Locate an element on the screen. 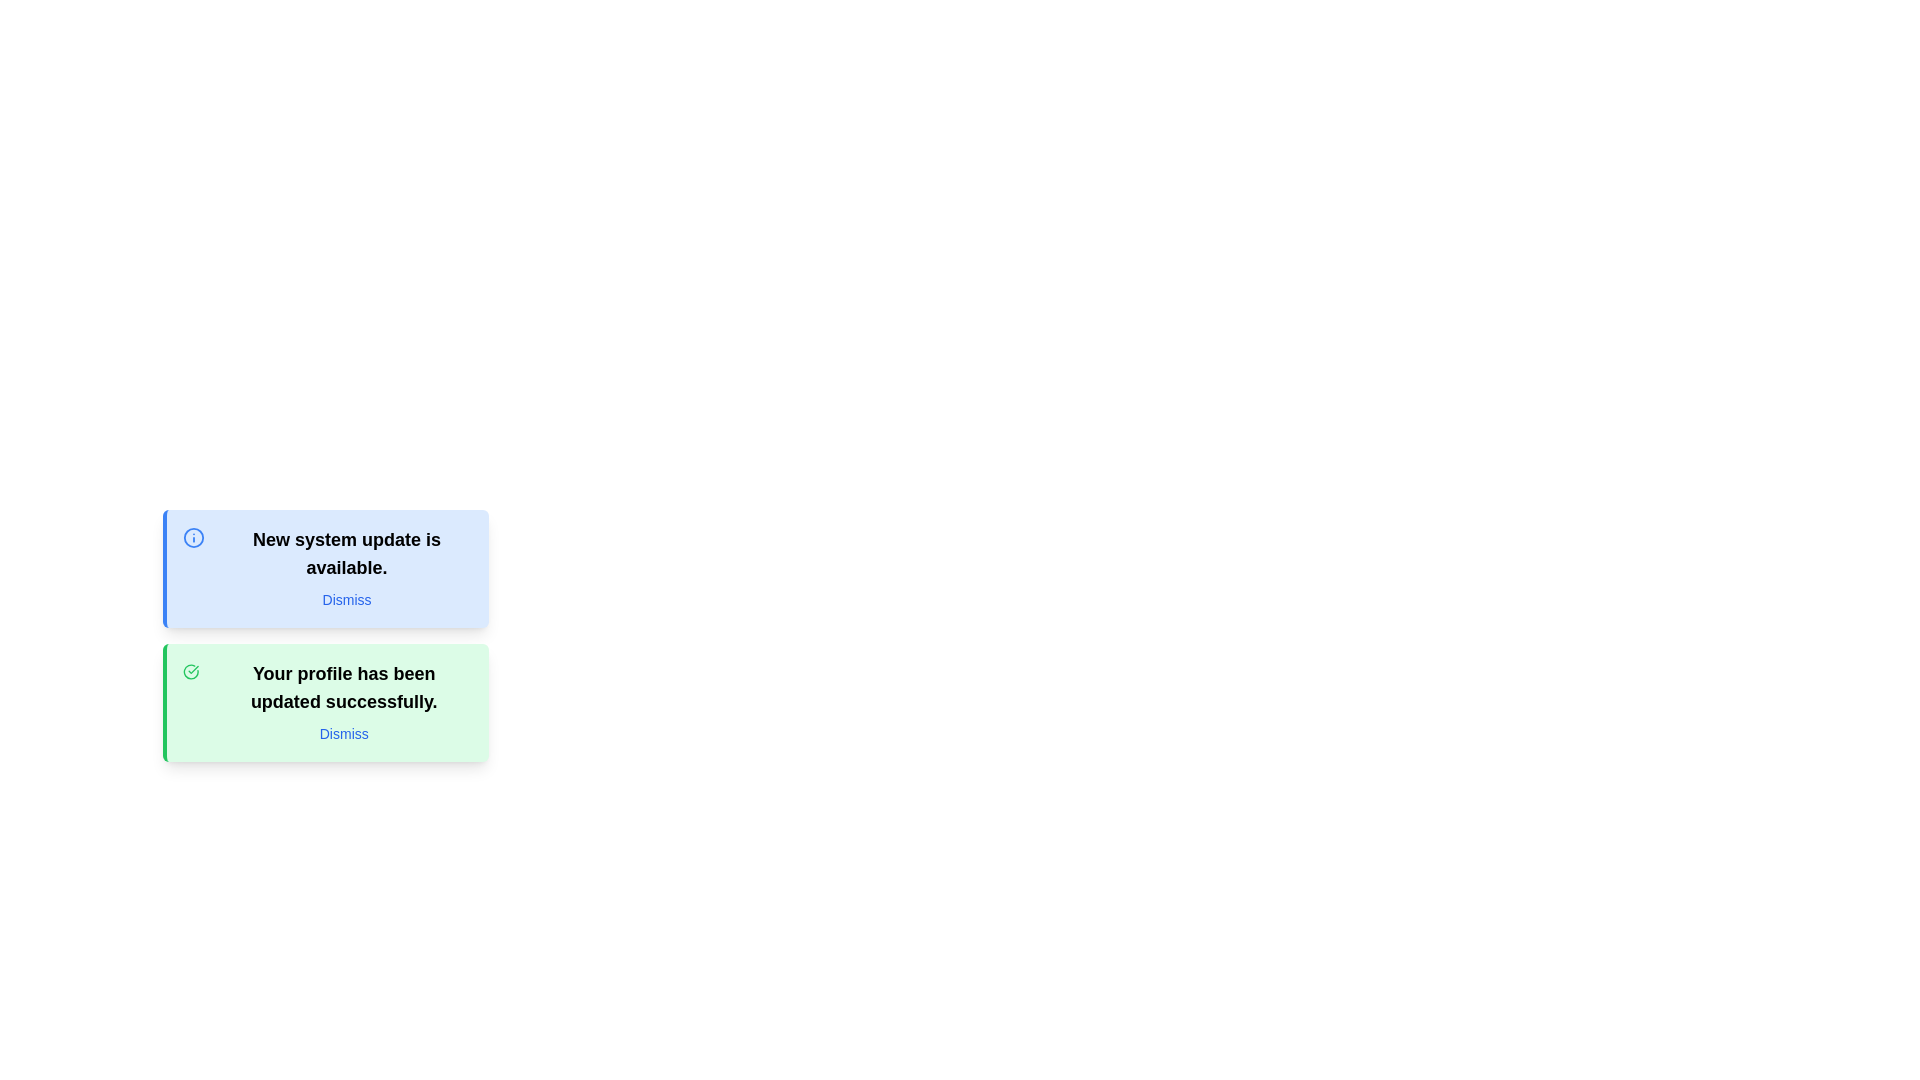 This screenshot has width=1920, height=1080. the circular segment icon within the blue notification card indicating 'New system update is available.' is located at coordinates (194, 536).